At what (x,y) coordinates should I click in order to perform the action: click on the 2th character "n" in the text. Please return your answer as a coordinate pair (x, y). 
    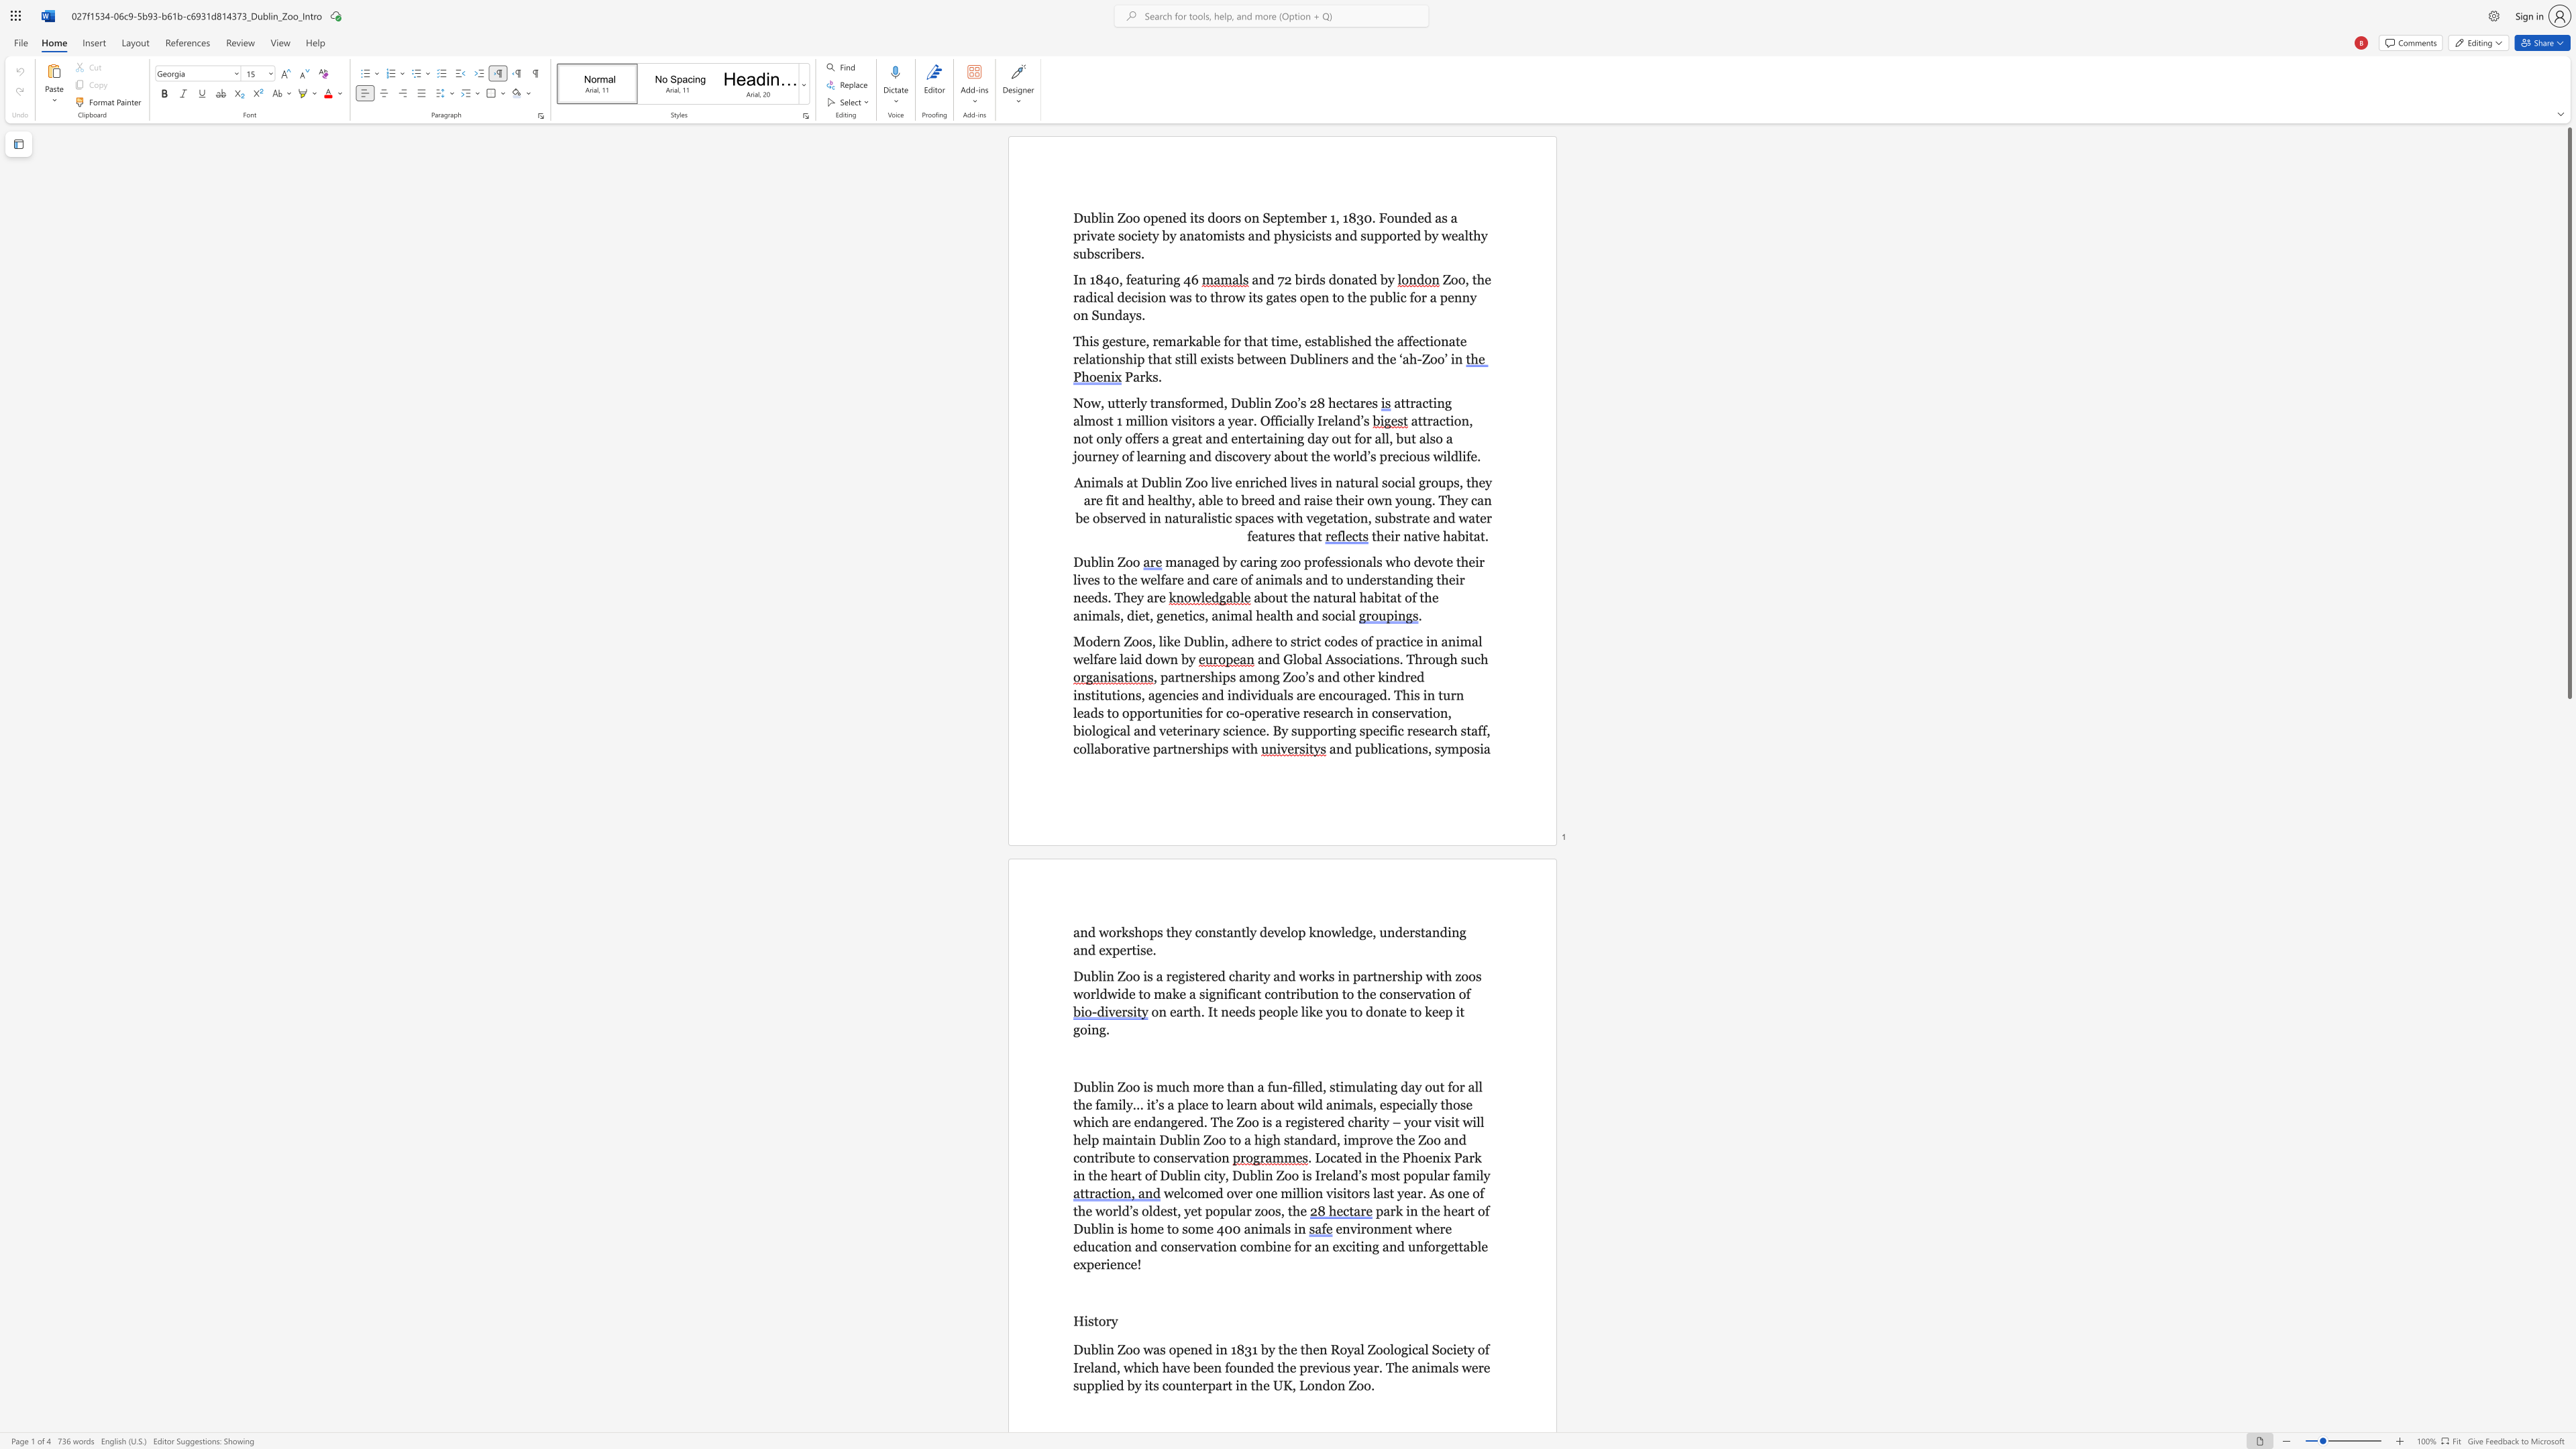
    Looking at the image, I should click on (1110, 1227).